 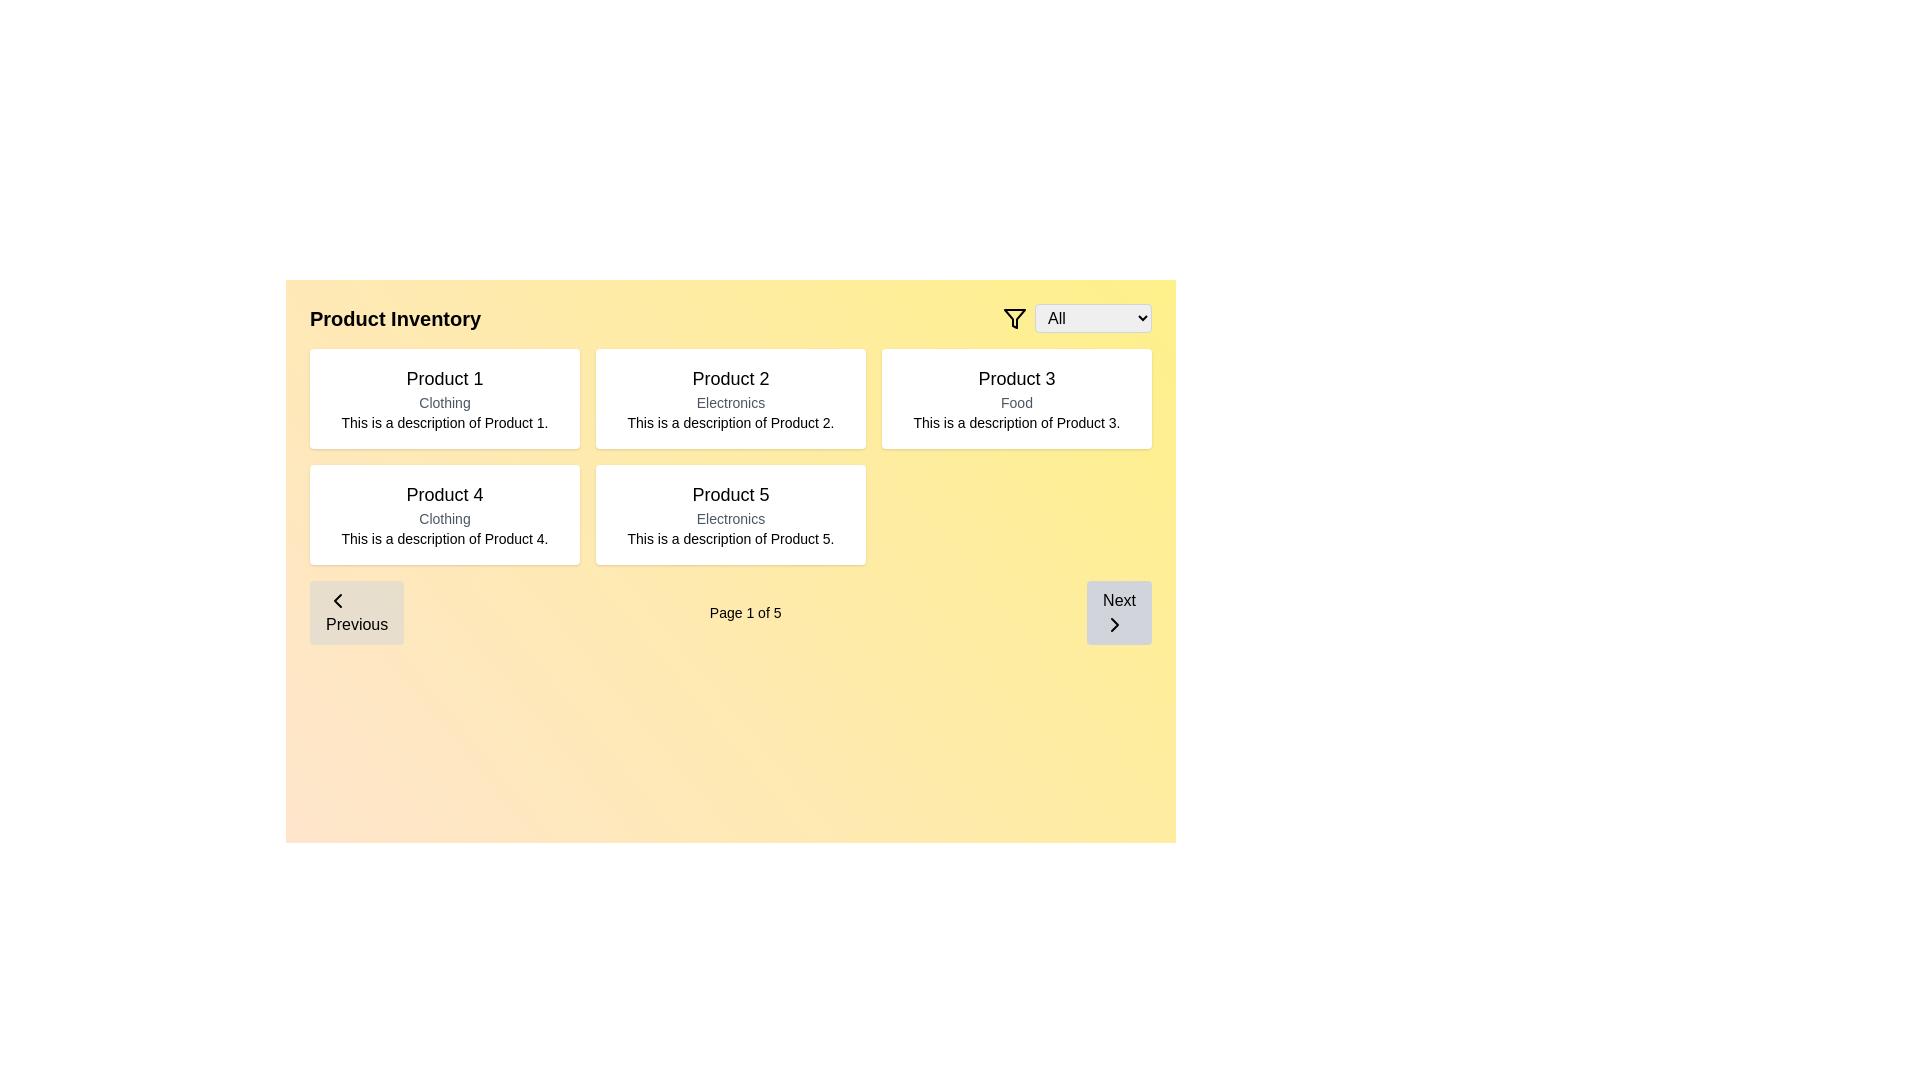 I want to click on the details of the product information card for 'Product 5' located in the second row, center column of the grid layout, so click(x=729, y=514).